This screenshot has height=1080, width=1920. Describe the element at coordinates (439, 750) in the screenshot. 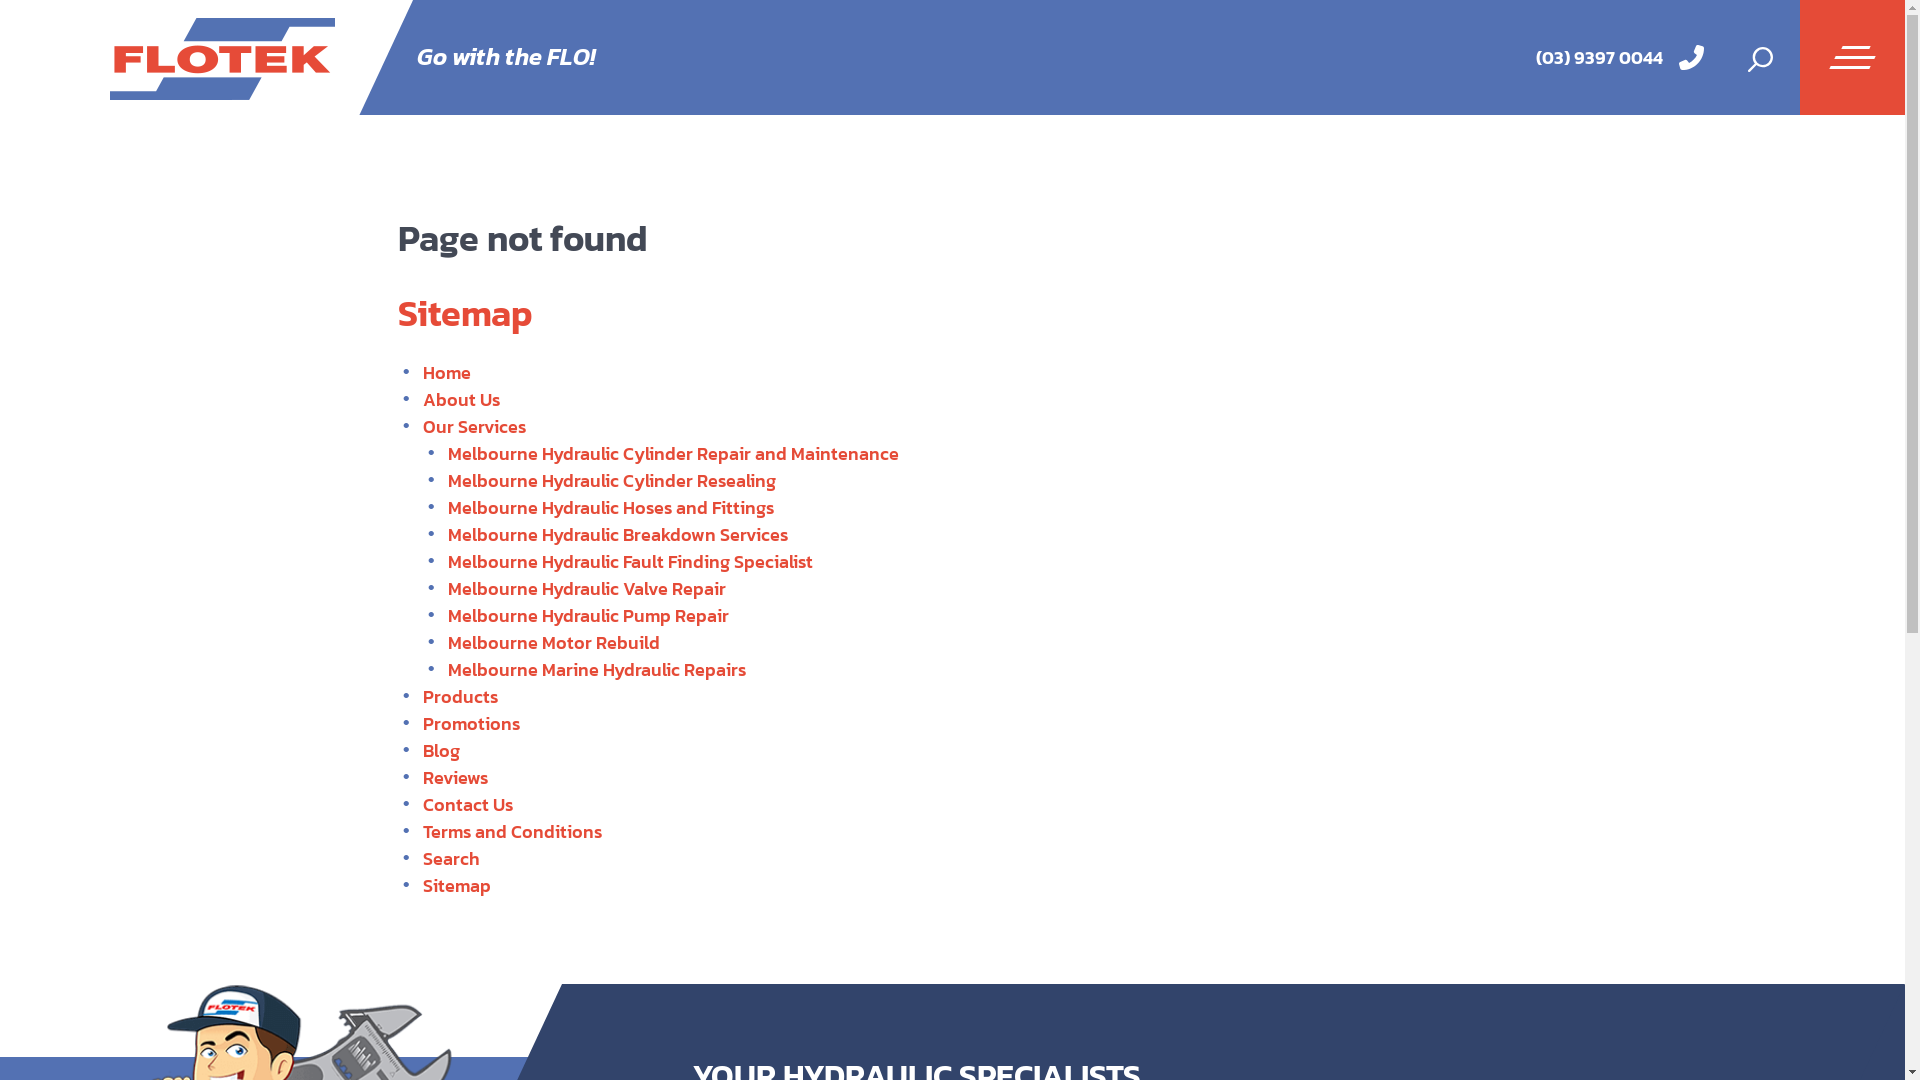

I see `'Blog'` at that location.